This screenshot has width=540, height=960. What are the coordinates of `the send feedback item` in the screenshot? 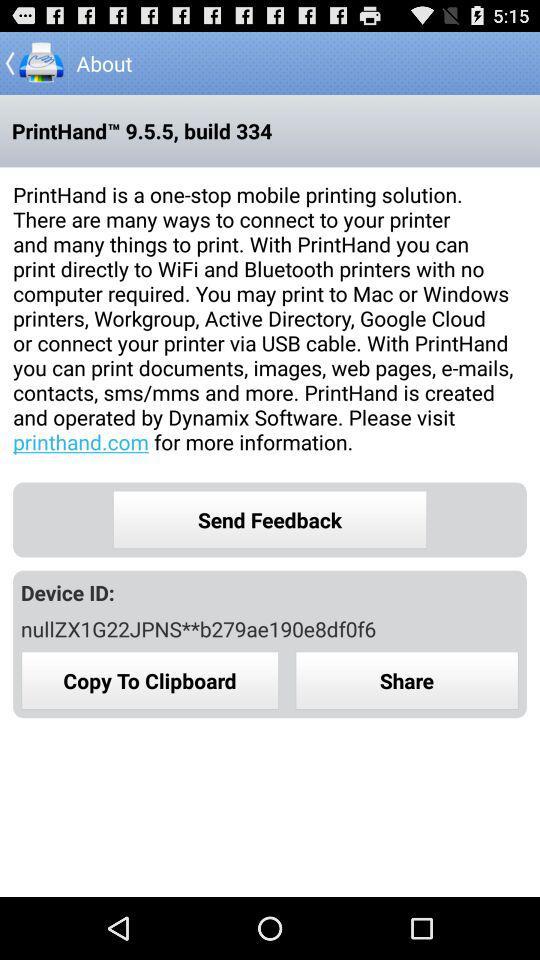 It's located at (270, 518).